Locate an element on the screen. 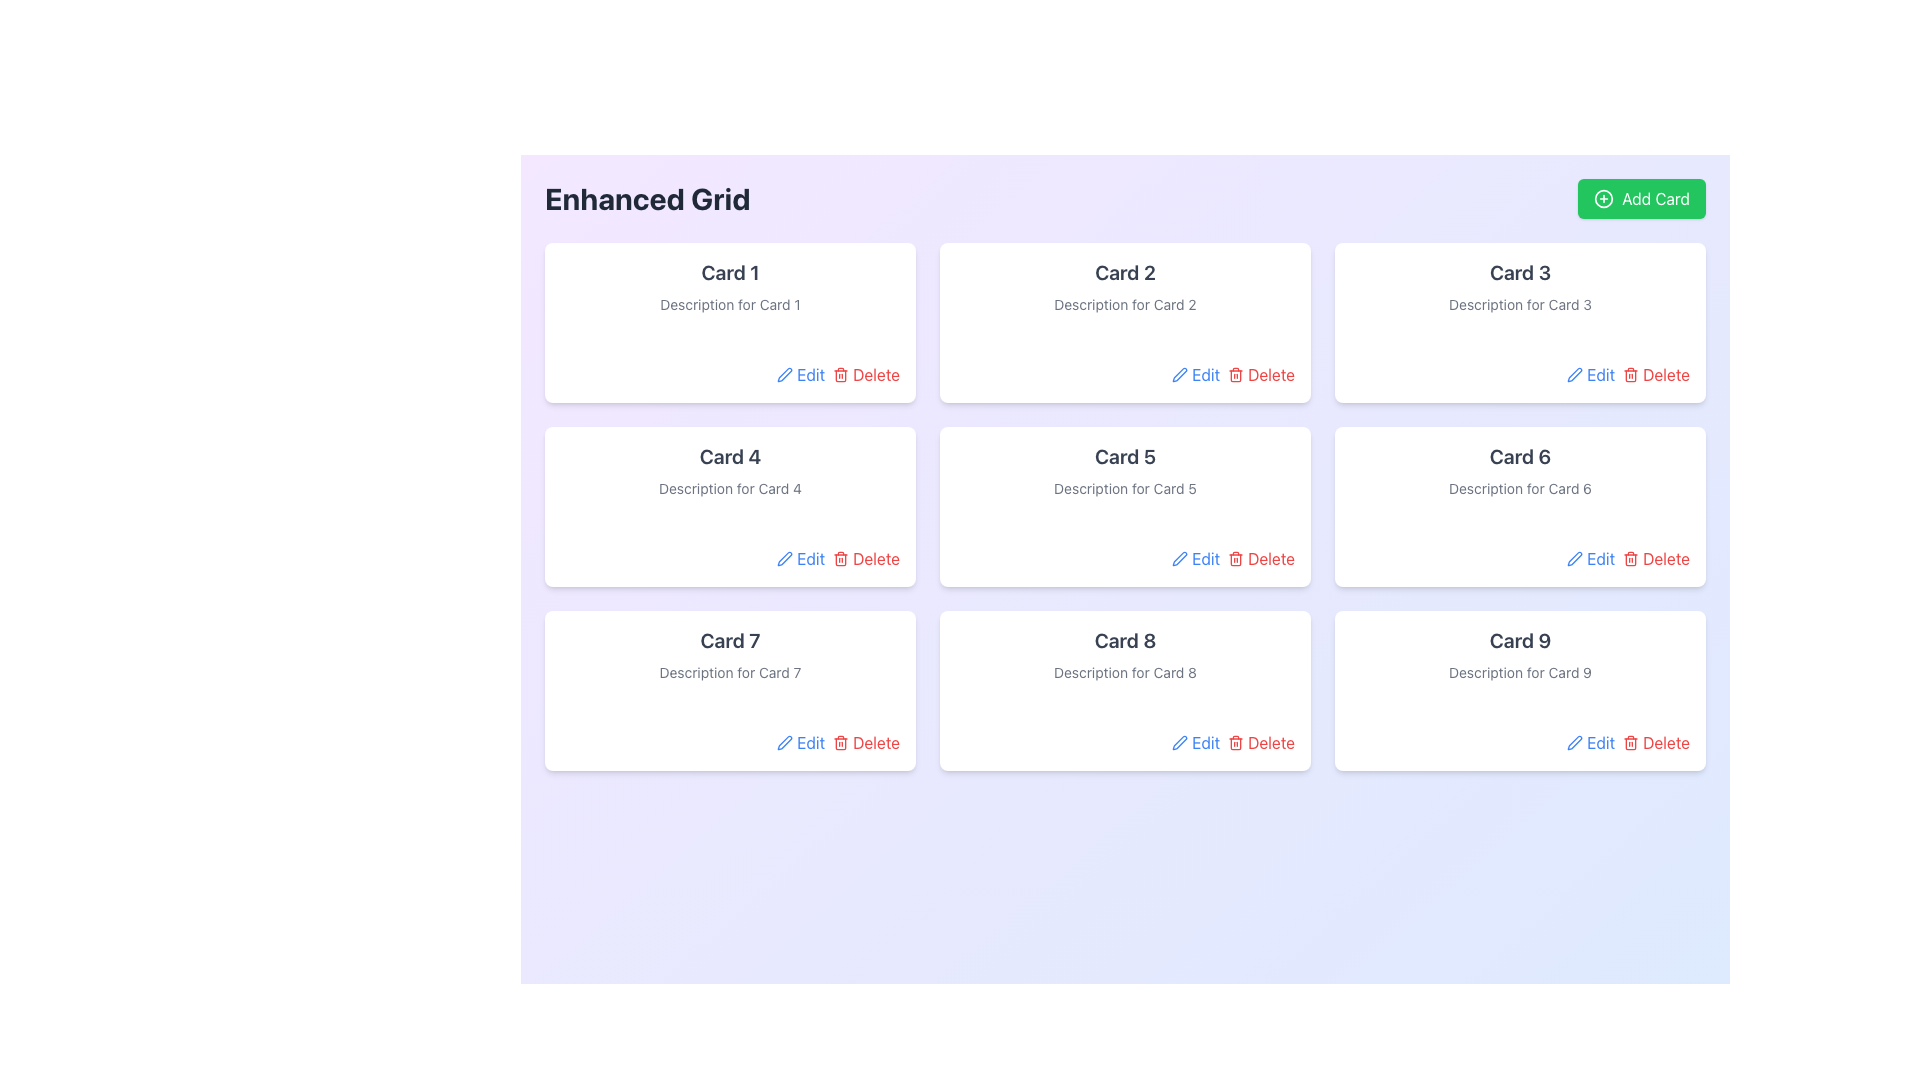 The height and width of the screenshot is (1080, 1920). the 'Delete' button located in the bottom-right corner of 'Card 3', which is horizontally aligned with a red font and a trashcan icon to its left is located at coordinates (1656, 374).